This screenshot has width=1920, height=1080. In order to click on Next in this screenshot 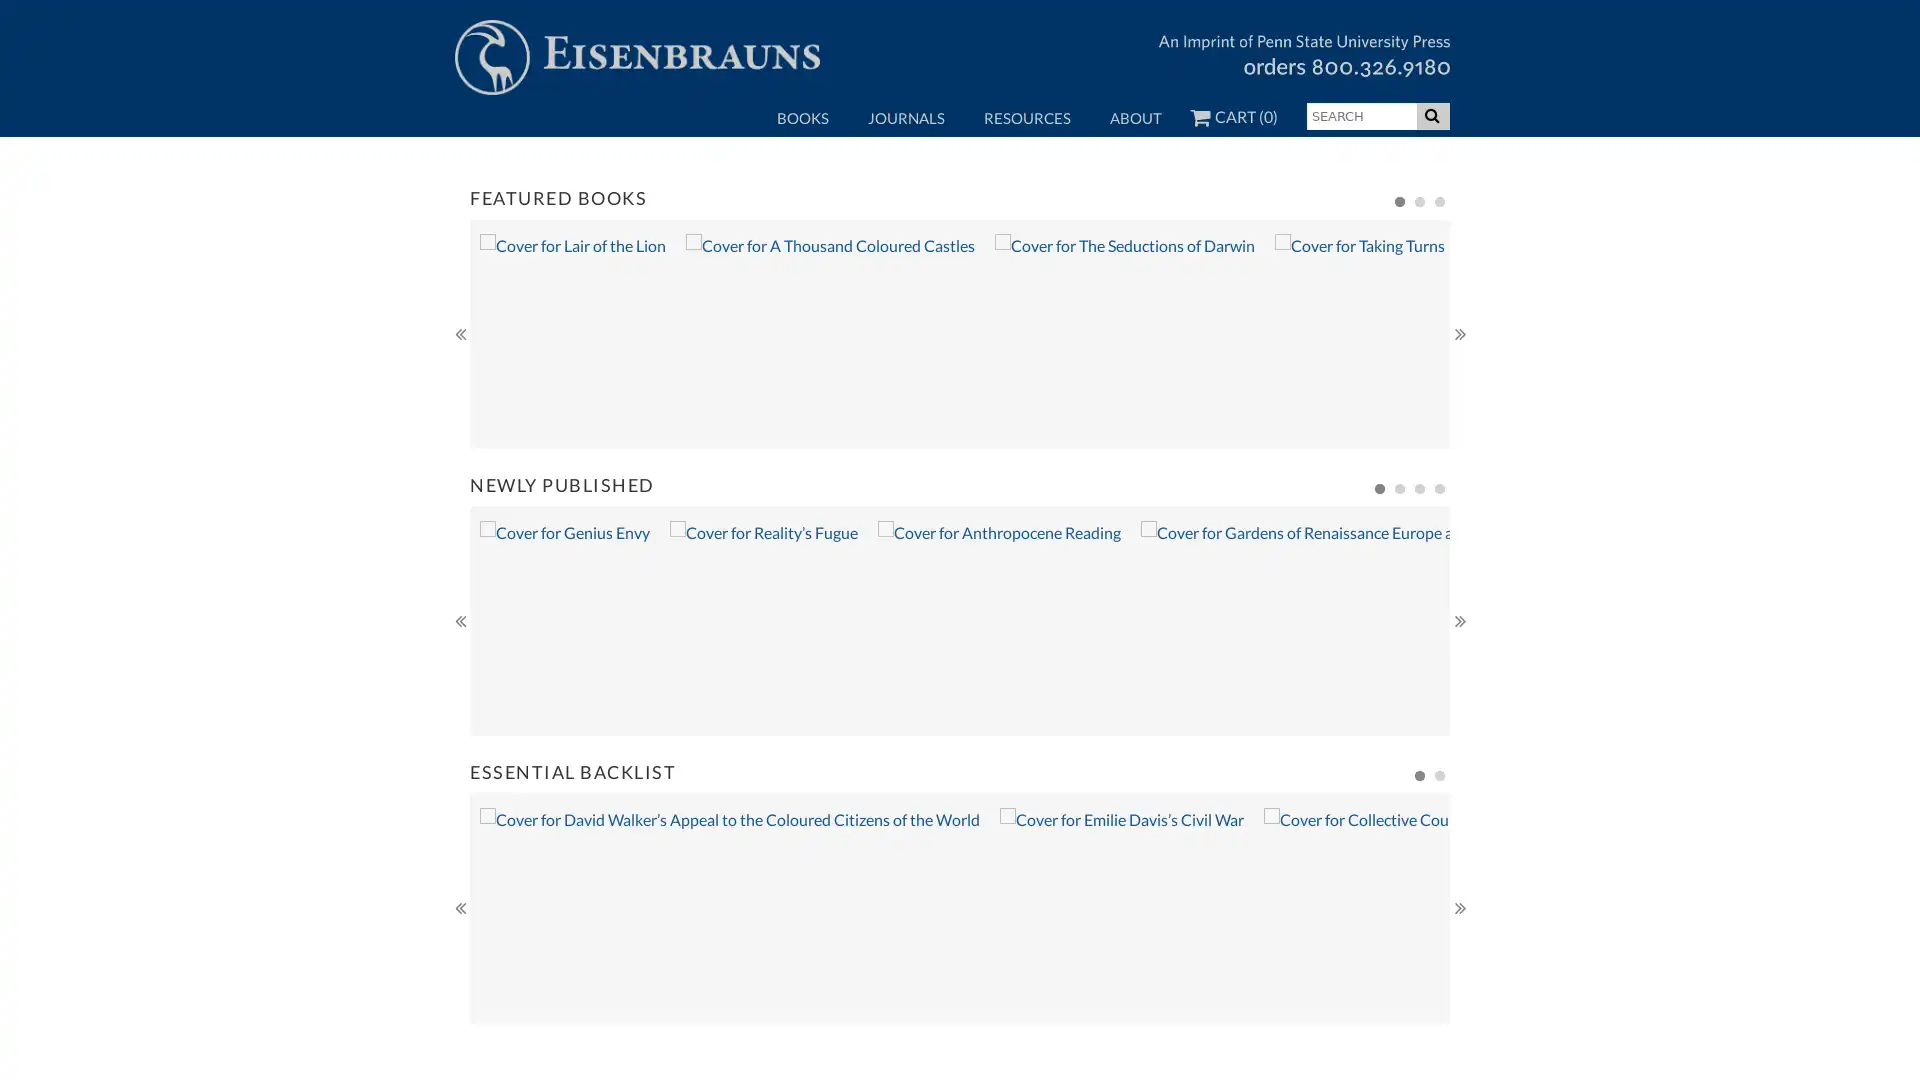, I will do `click(1459, 620)`.